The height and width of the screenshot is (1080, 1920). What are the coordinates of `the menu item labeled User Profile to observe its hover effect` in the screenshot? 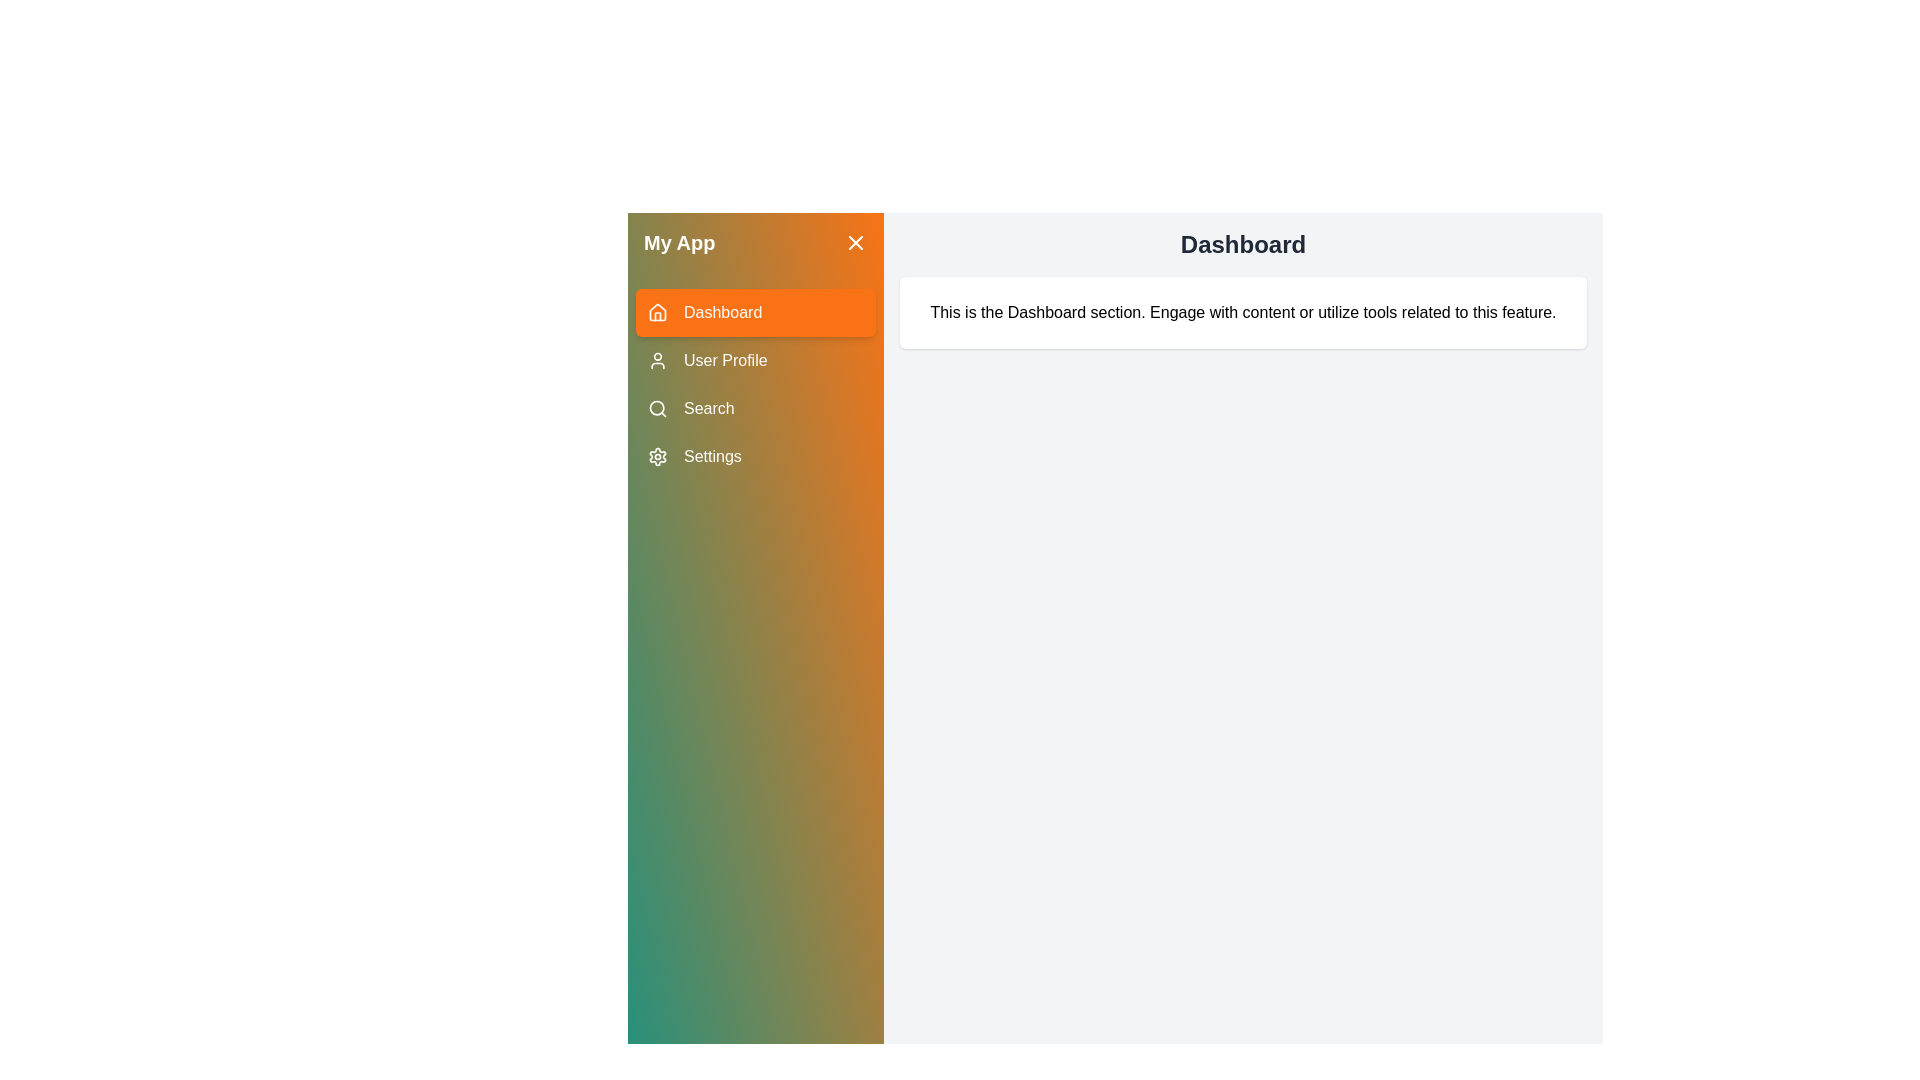 It's located at (754, 361).